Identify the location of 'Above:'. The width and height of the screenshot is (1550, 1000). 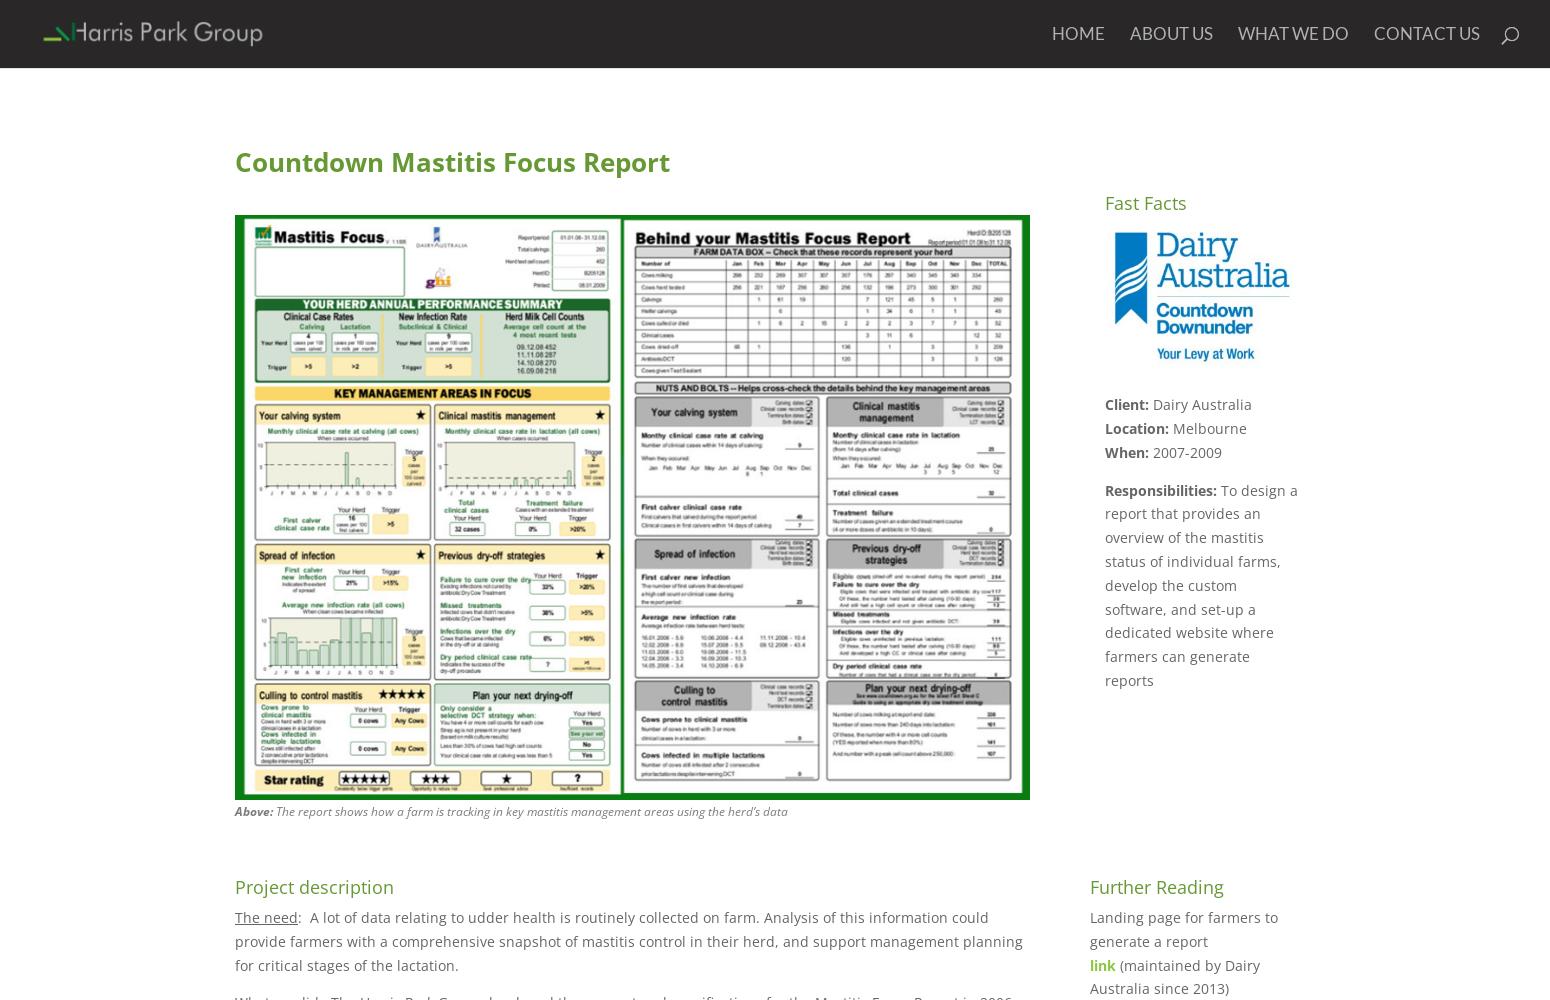
(254, 811).